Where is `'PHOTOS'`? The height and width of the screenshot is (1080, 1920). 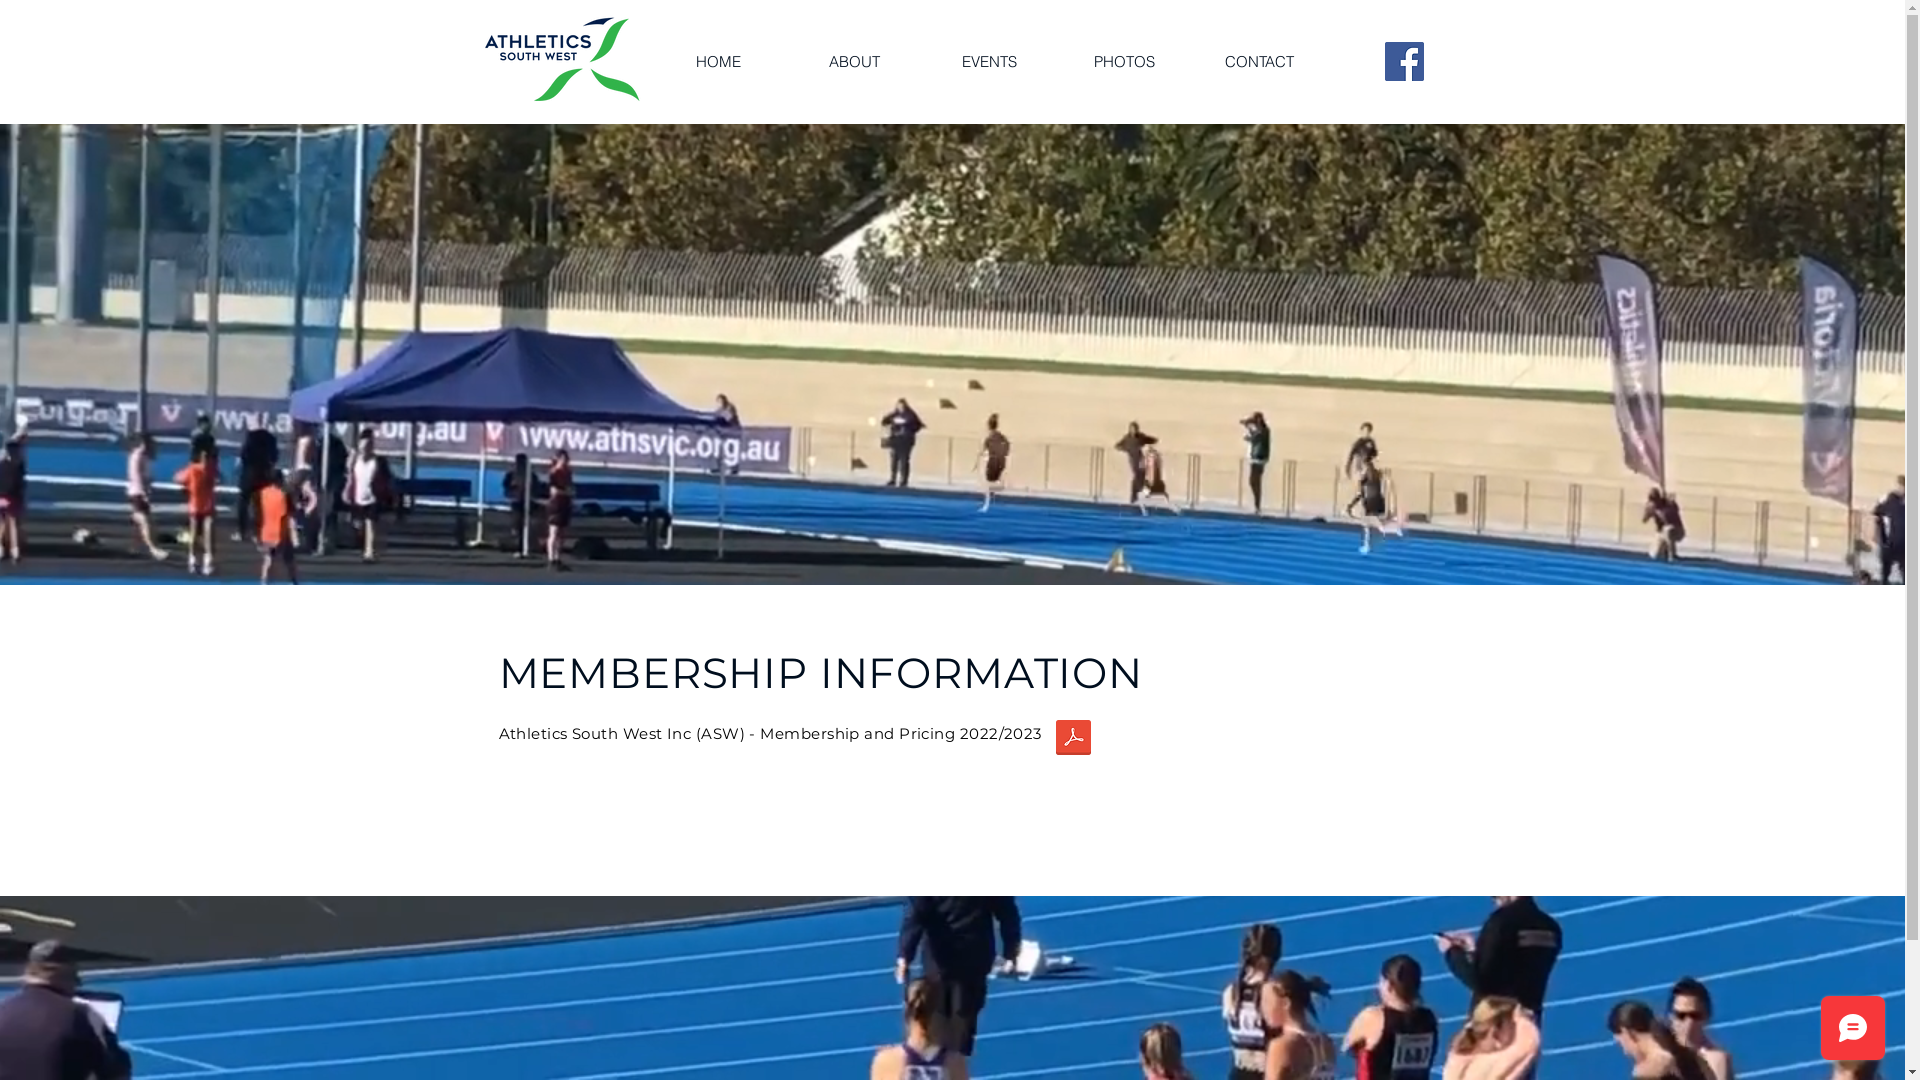 'PHOTOS' is located at coordinates (1123, 60).